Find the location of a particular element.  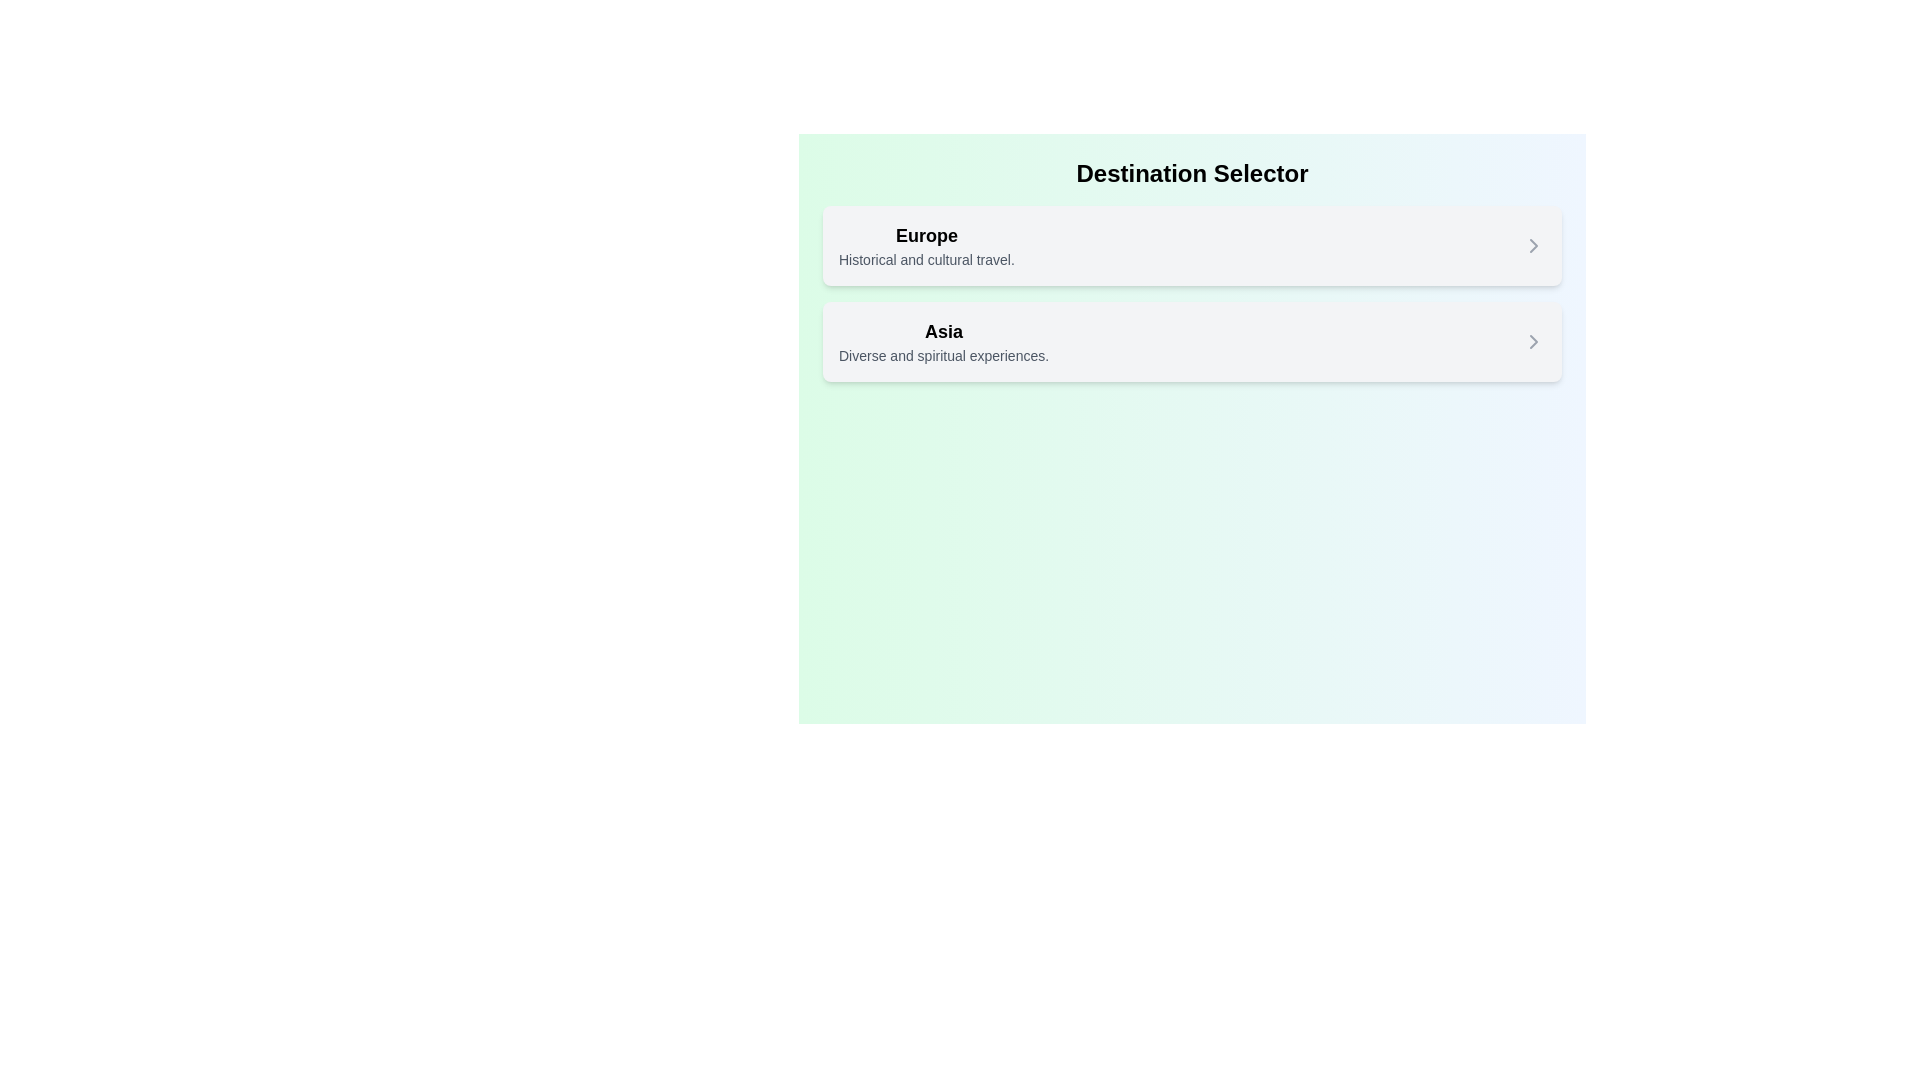

the text block titled 'Asia', which includes the subtitle 'Diverse and spiritual experiences', located in the second card of the 'Destination Selector' section is located at coordinates (943, 341).